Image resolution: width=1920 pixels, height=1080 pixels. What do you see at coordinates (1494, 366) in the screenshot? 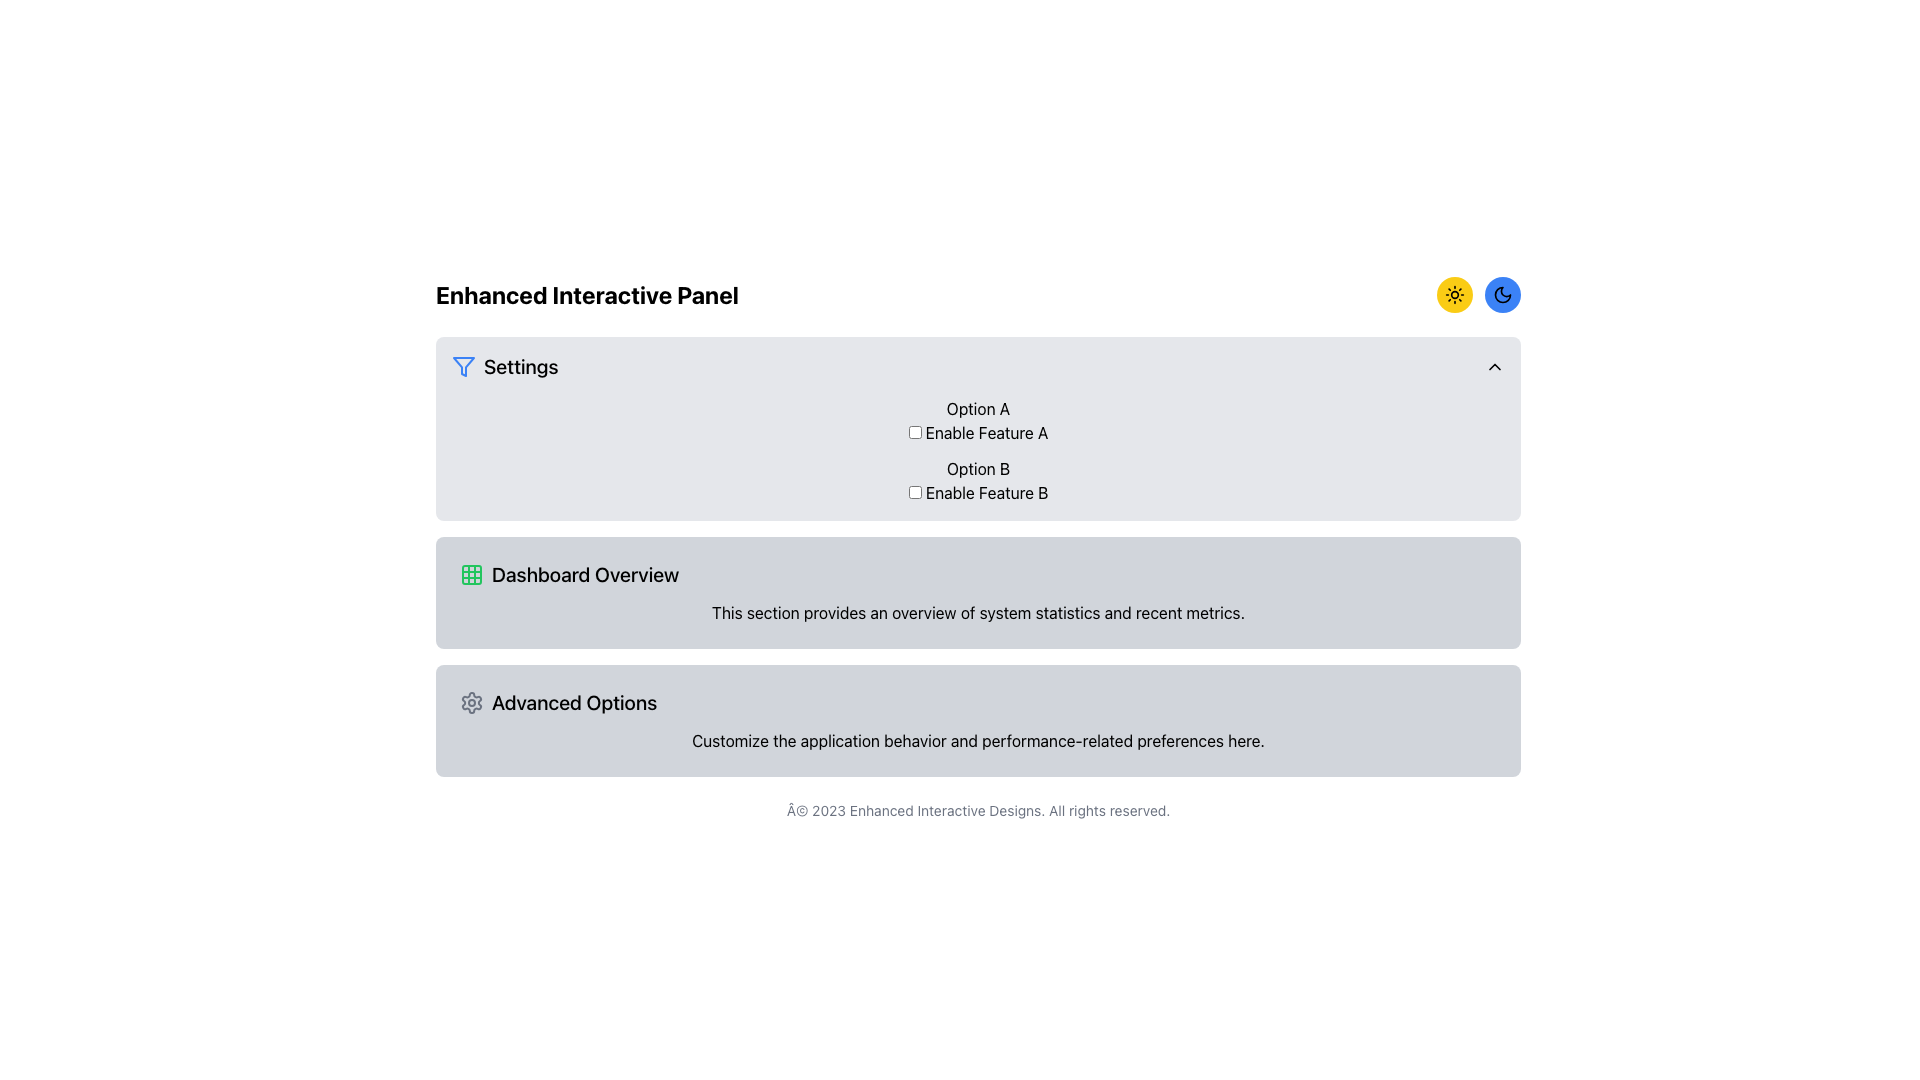
I see `the toggle button in the upper right corner of the 'Settings' panel` at bounding box center [1494, 366].